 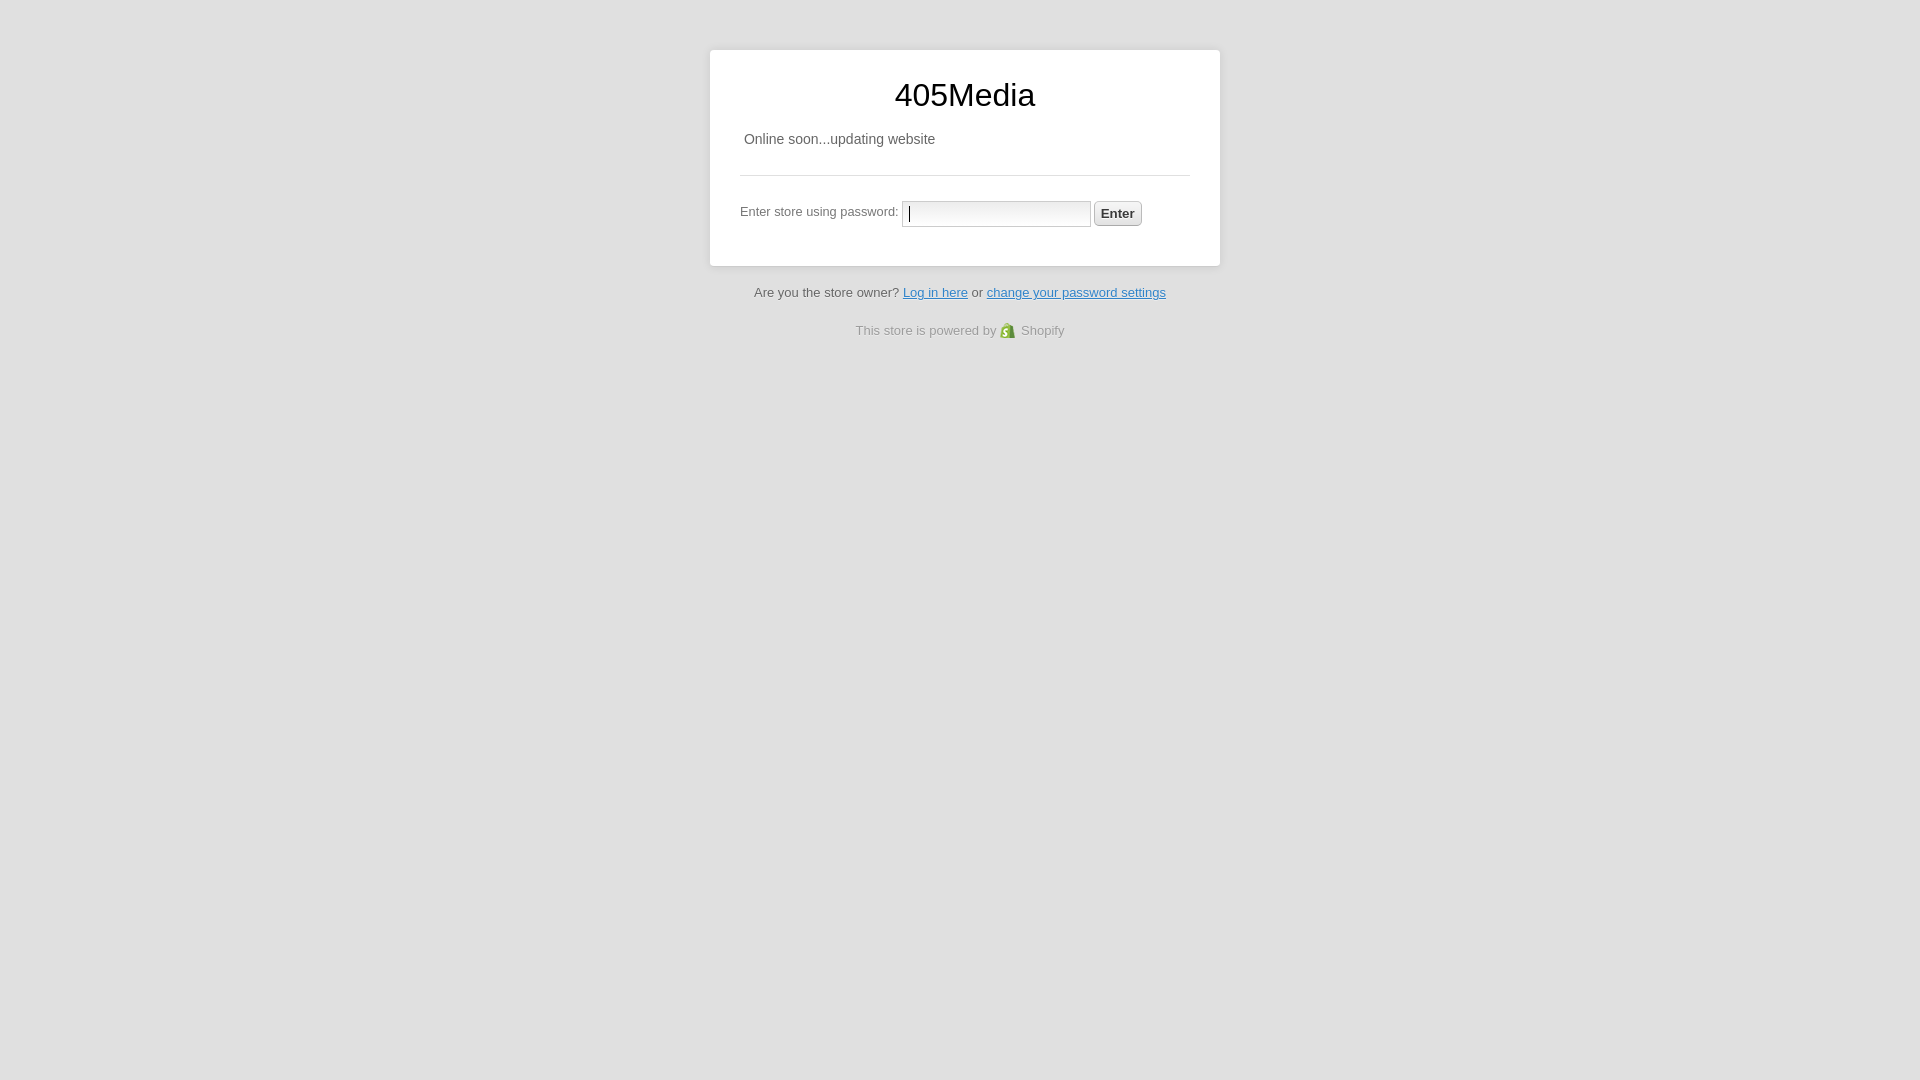 I want to click on 'Enter', so click(x=1117, y=213).